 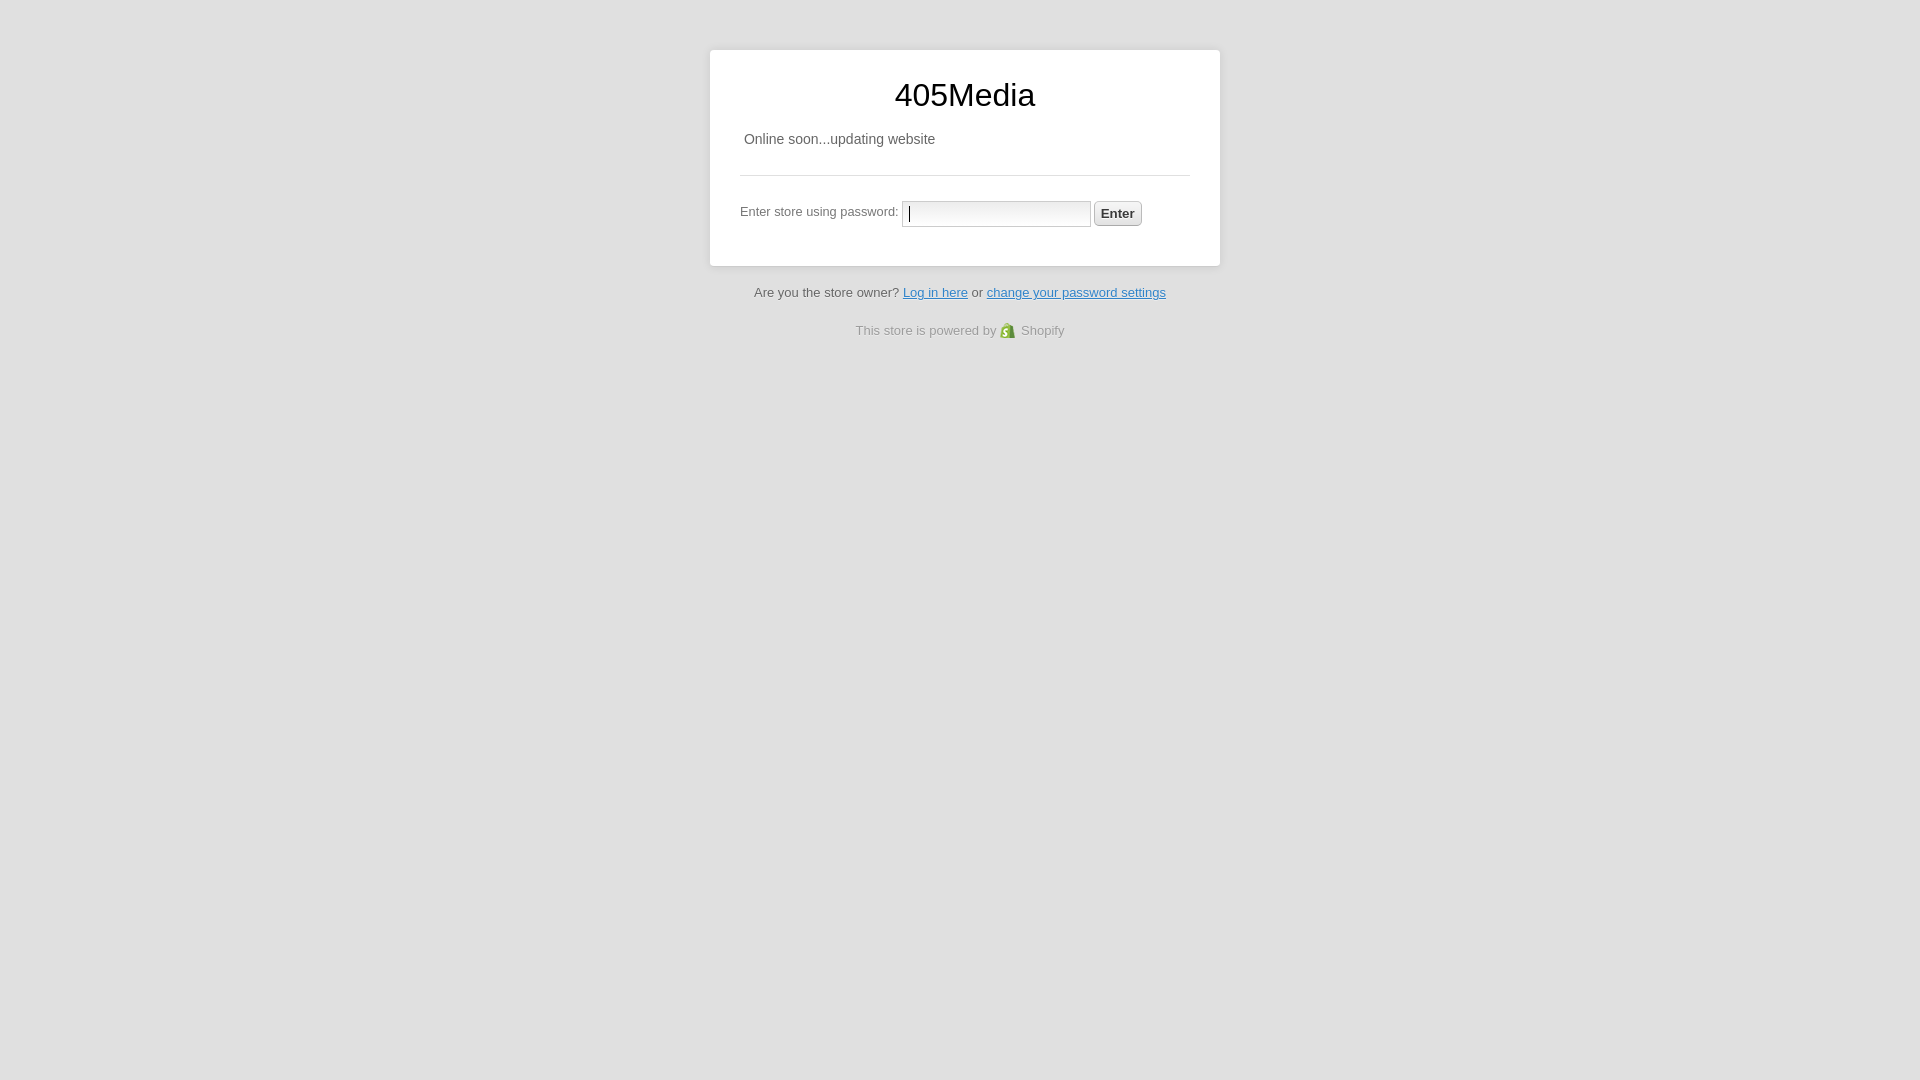 I want to click on 'Enter', so click(x=1117, y=213).